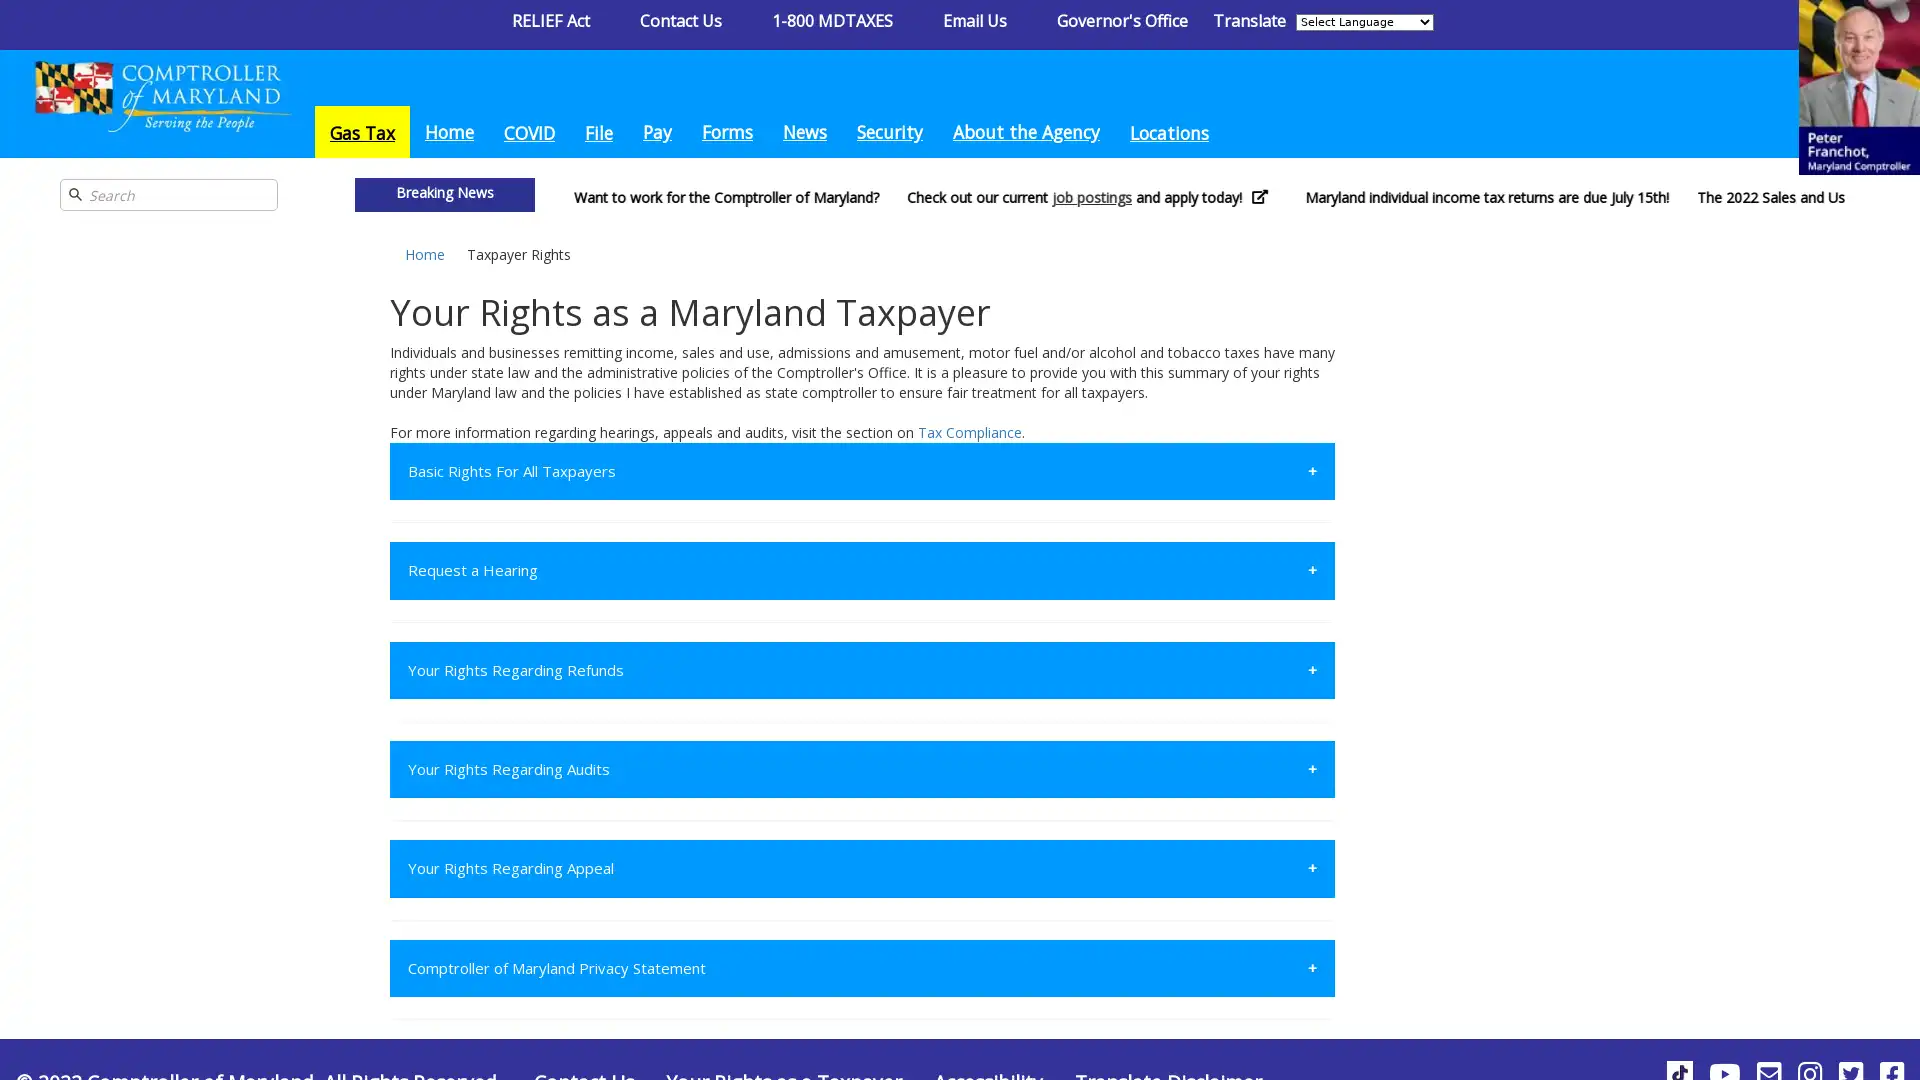  I want to click on Request a Hearing +, so click(862, 570).